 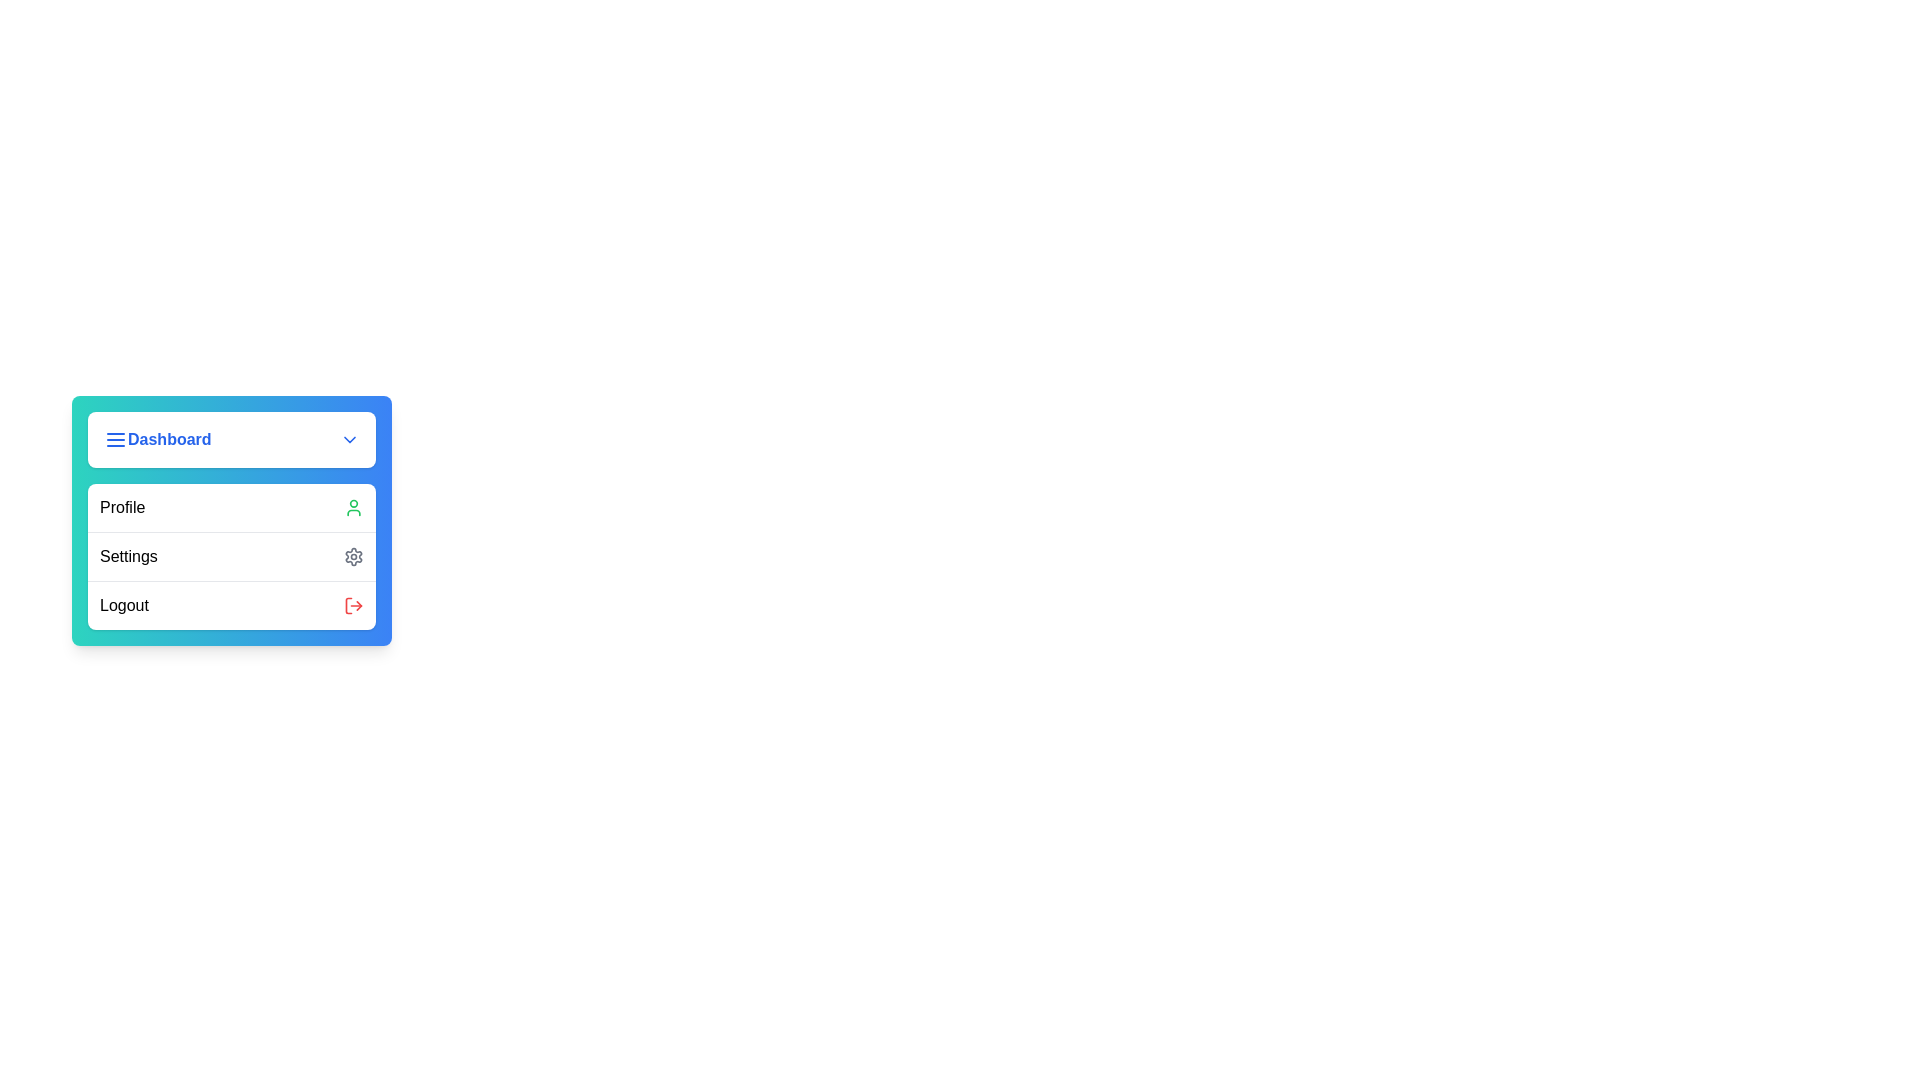 I want to click on the 'Profile' option in the dropdown menu, so click(x=231, y=507).